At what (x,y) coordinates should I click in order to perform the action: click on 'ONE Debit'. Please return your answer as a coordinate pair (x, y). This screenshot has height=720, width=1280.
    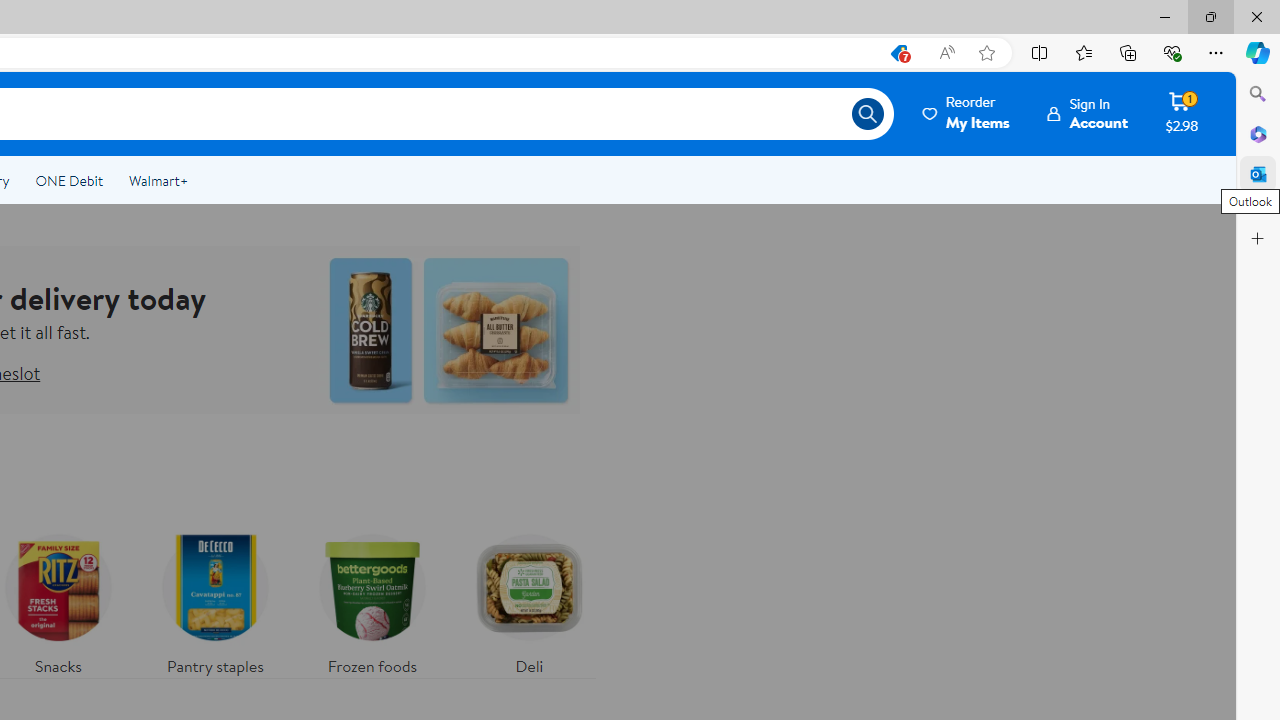
    Looking at the image, I should click on (69, 181).